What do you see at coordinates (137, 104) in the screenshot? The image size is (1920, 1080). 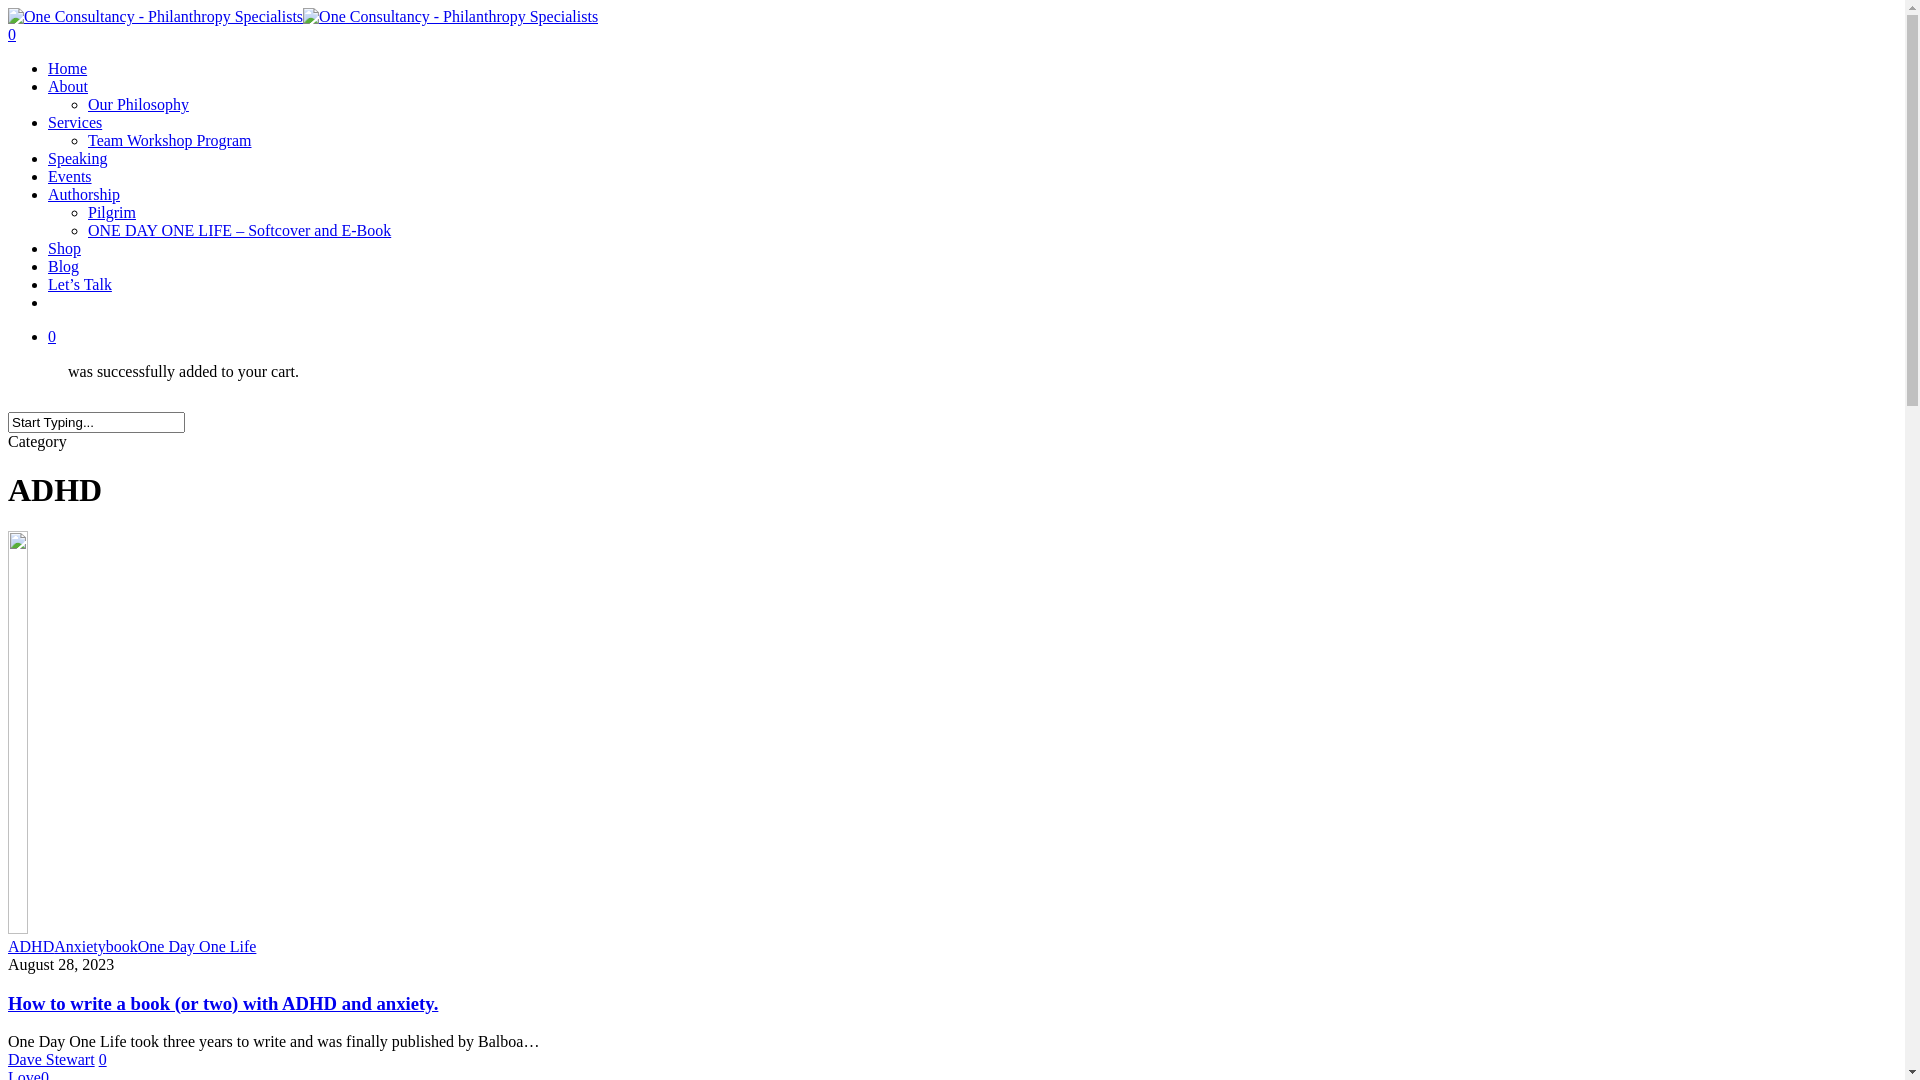 I see `'Our Philosophy'` at bounding box center [137, 104].